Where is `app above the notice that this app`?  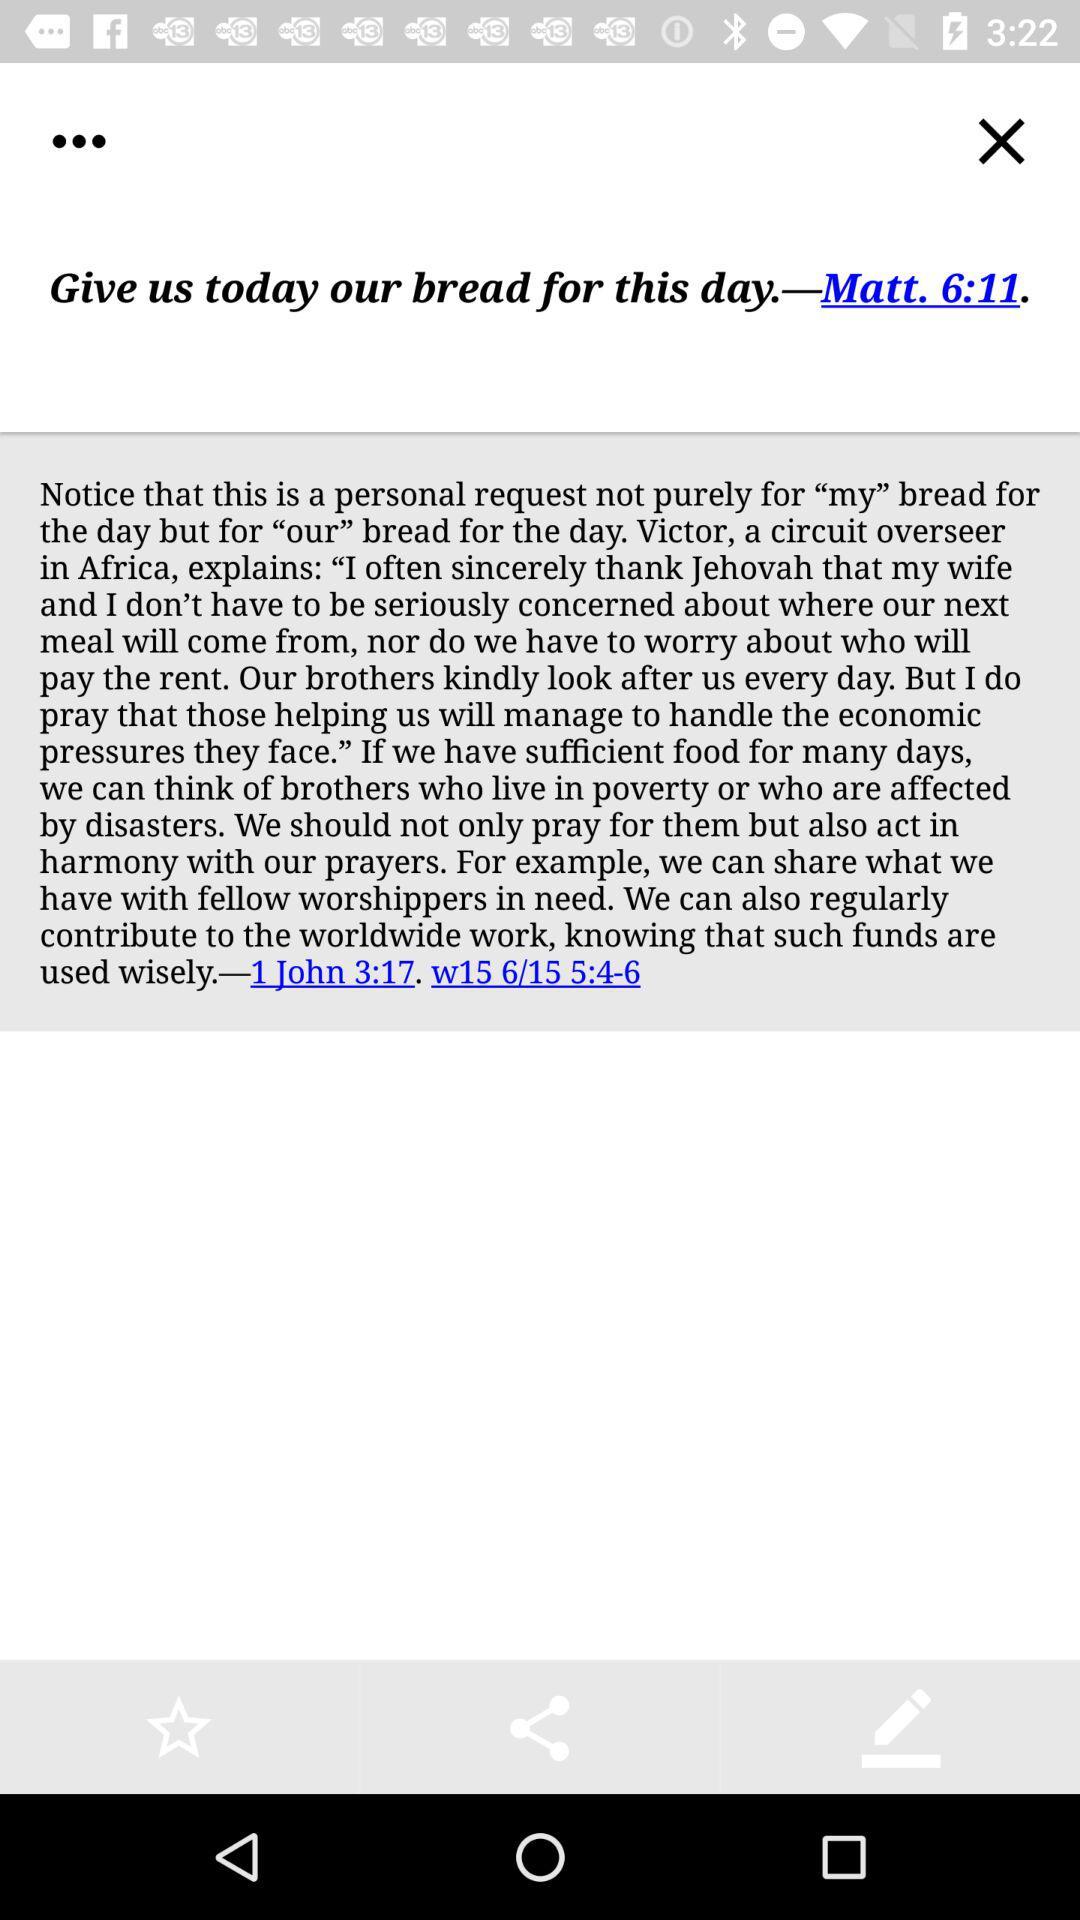
app above the notice that this app is located at coordinates (540, 326).